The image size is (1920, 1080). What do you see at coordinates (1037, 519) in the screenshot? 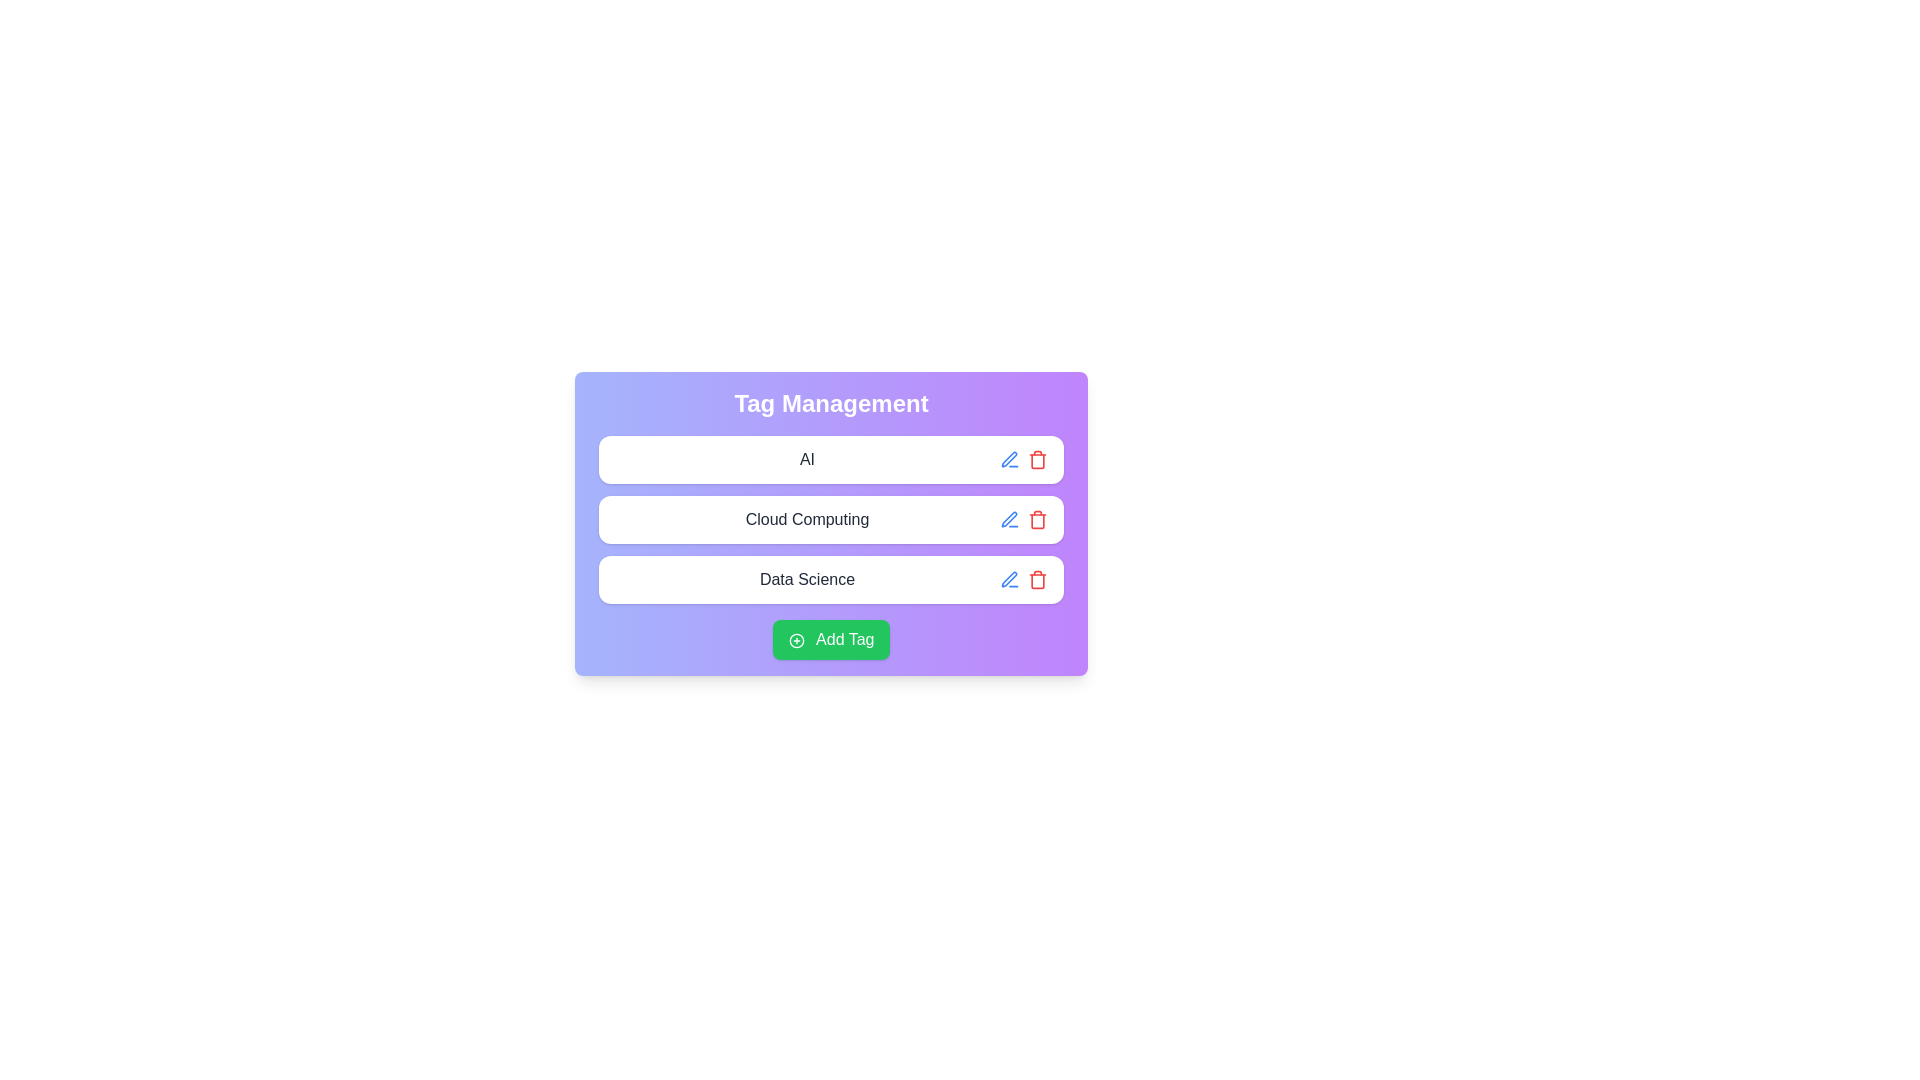
I see `the red trash can icon button` at bounding box center [1037, 519].